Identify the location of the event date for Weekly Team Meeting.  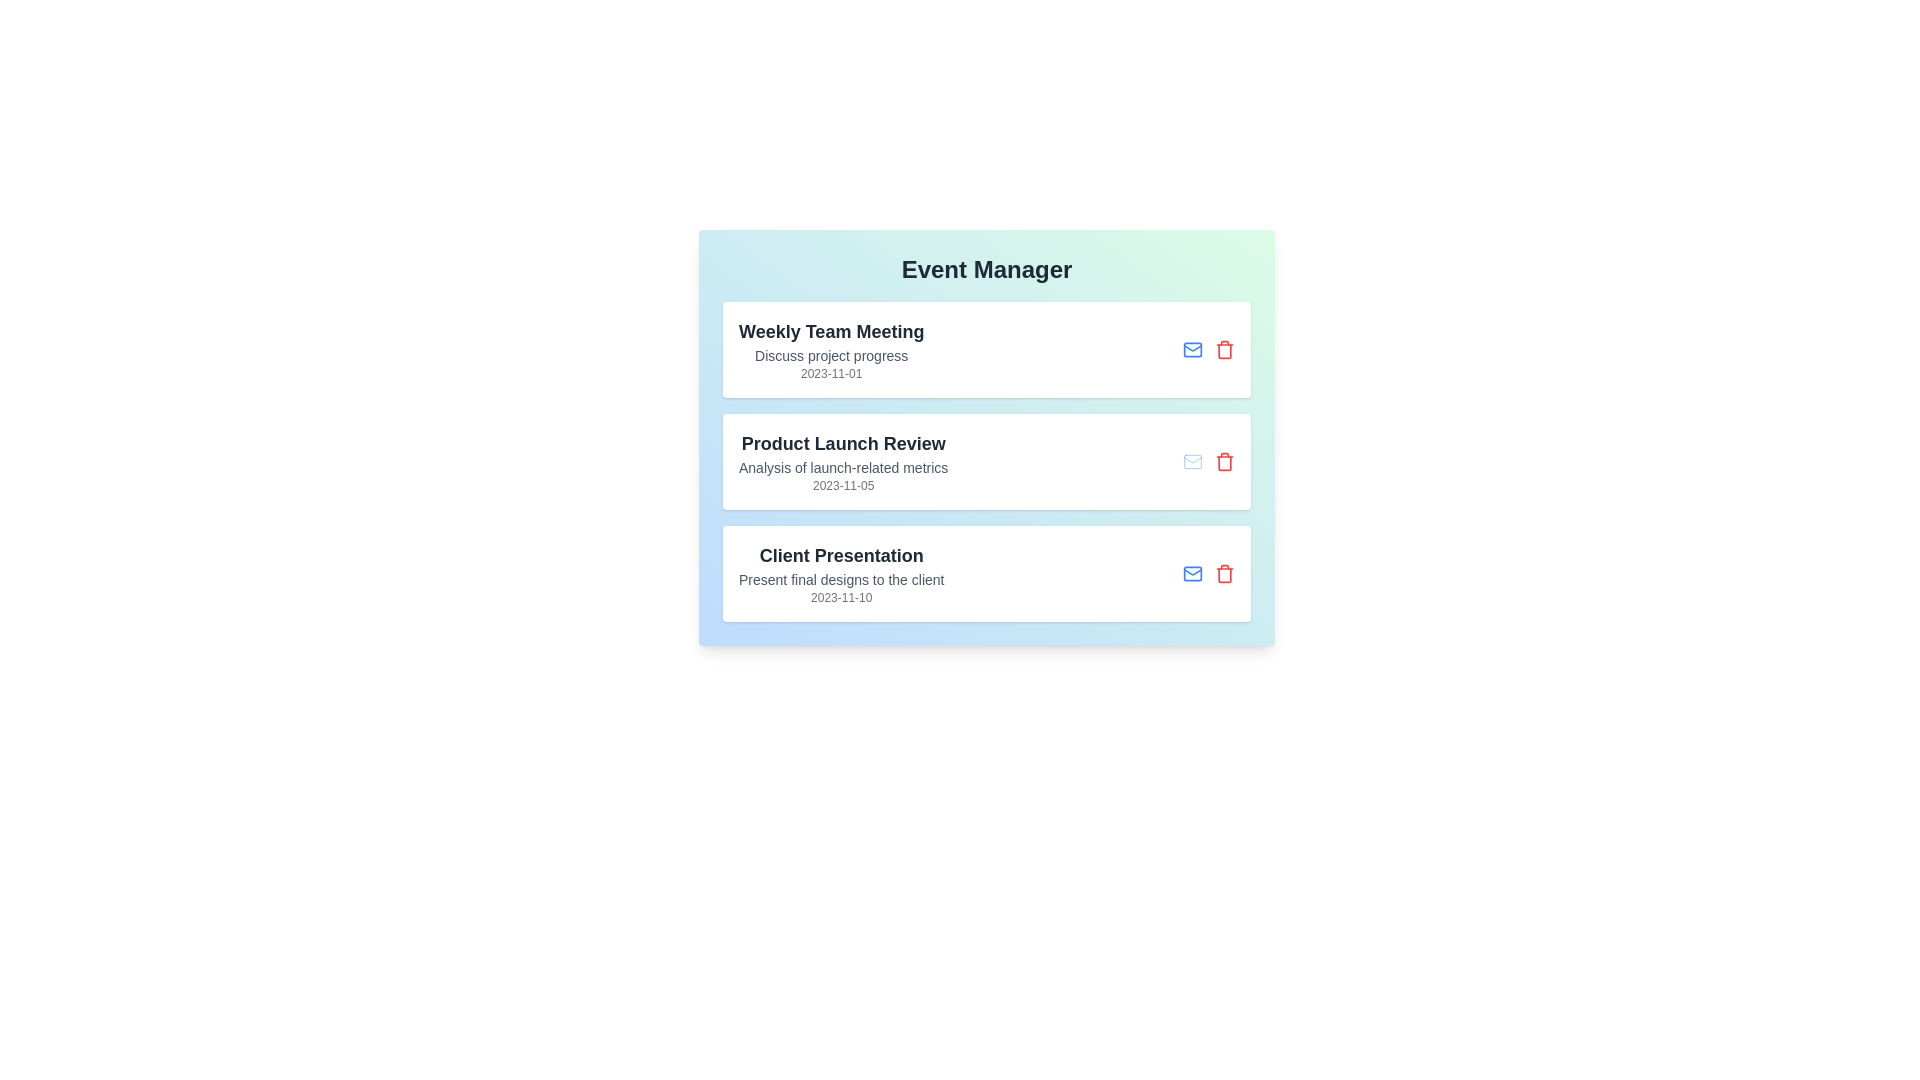
(831, 374).